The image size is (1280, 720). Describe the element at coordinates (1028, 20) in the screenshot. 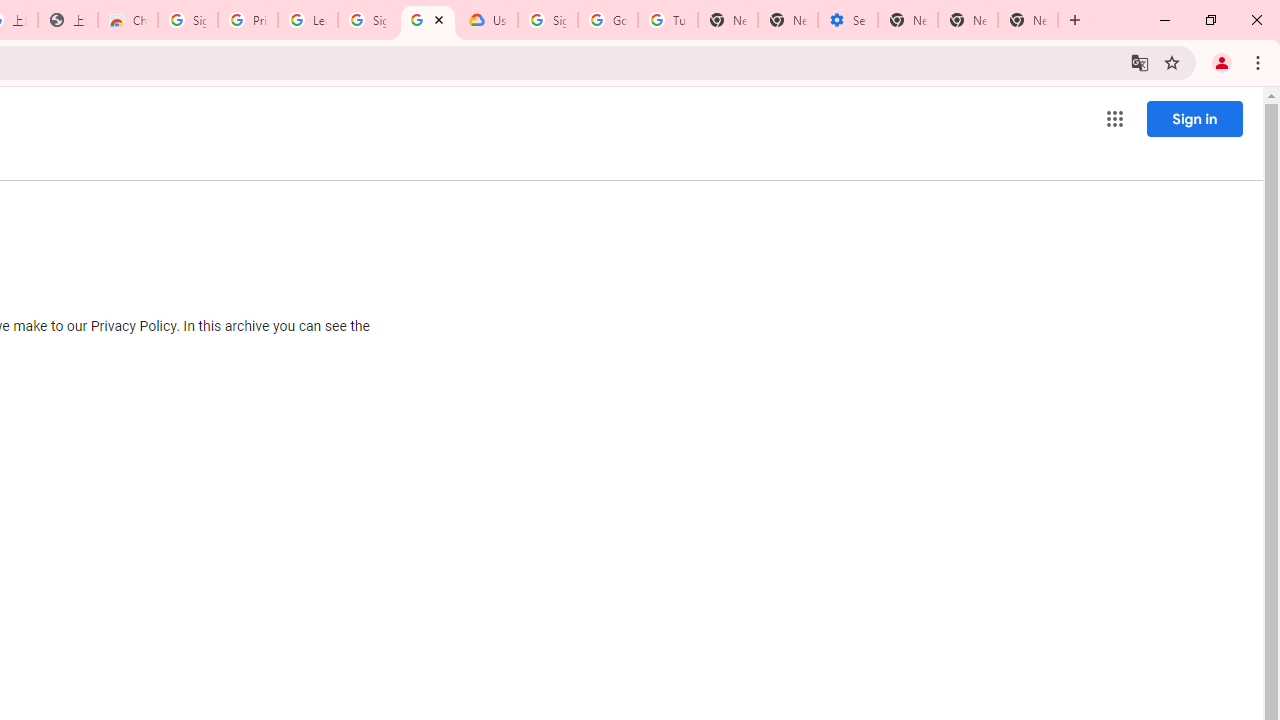

I see `'New Tab'` at that location.